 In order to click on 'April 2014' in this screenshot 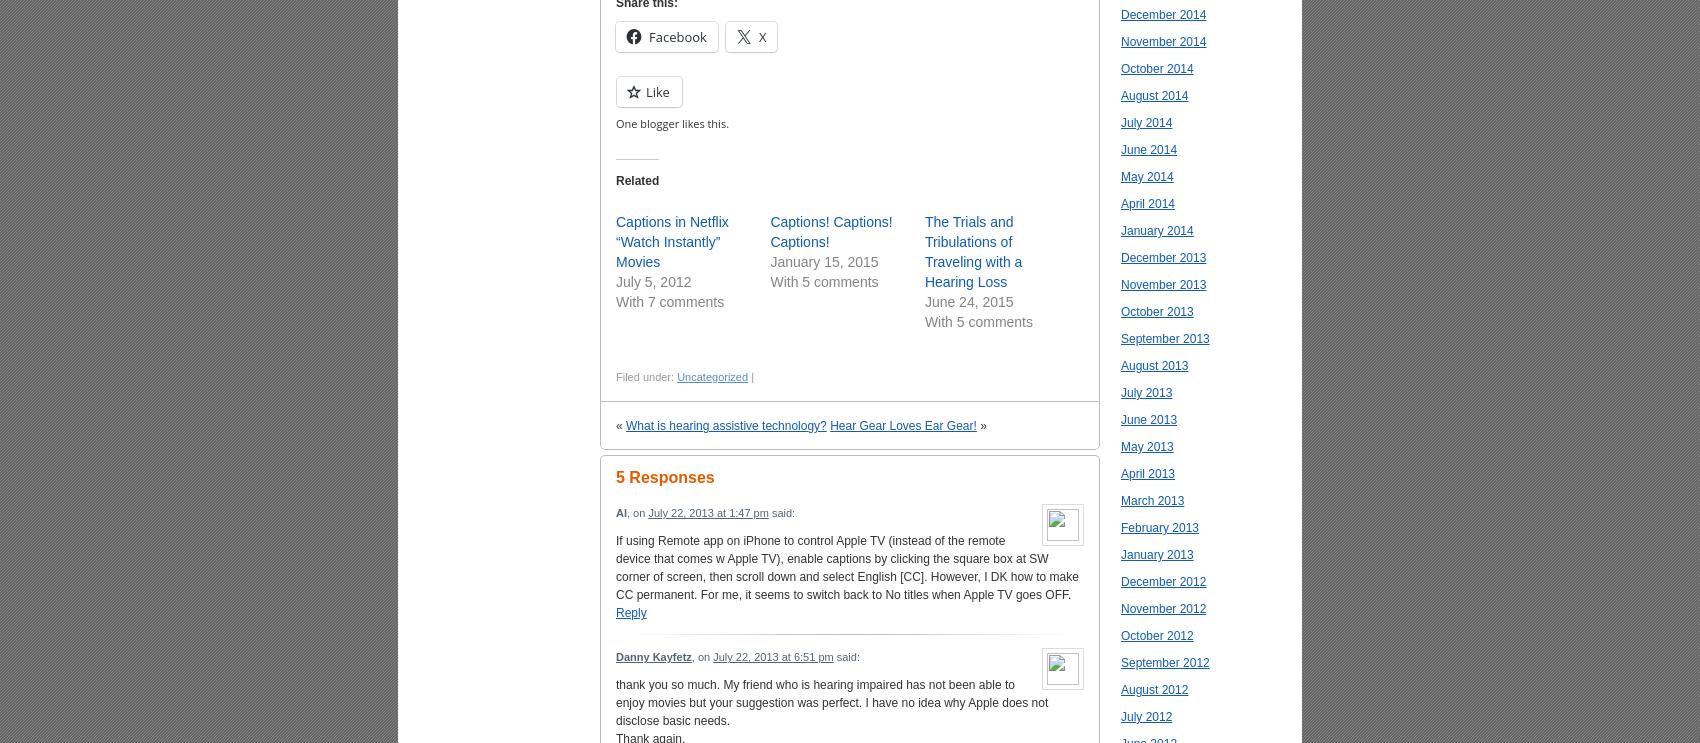, I will do `click(1148, 203)`.